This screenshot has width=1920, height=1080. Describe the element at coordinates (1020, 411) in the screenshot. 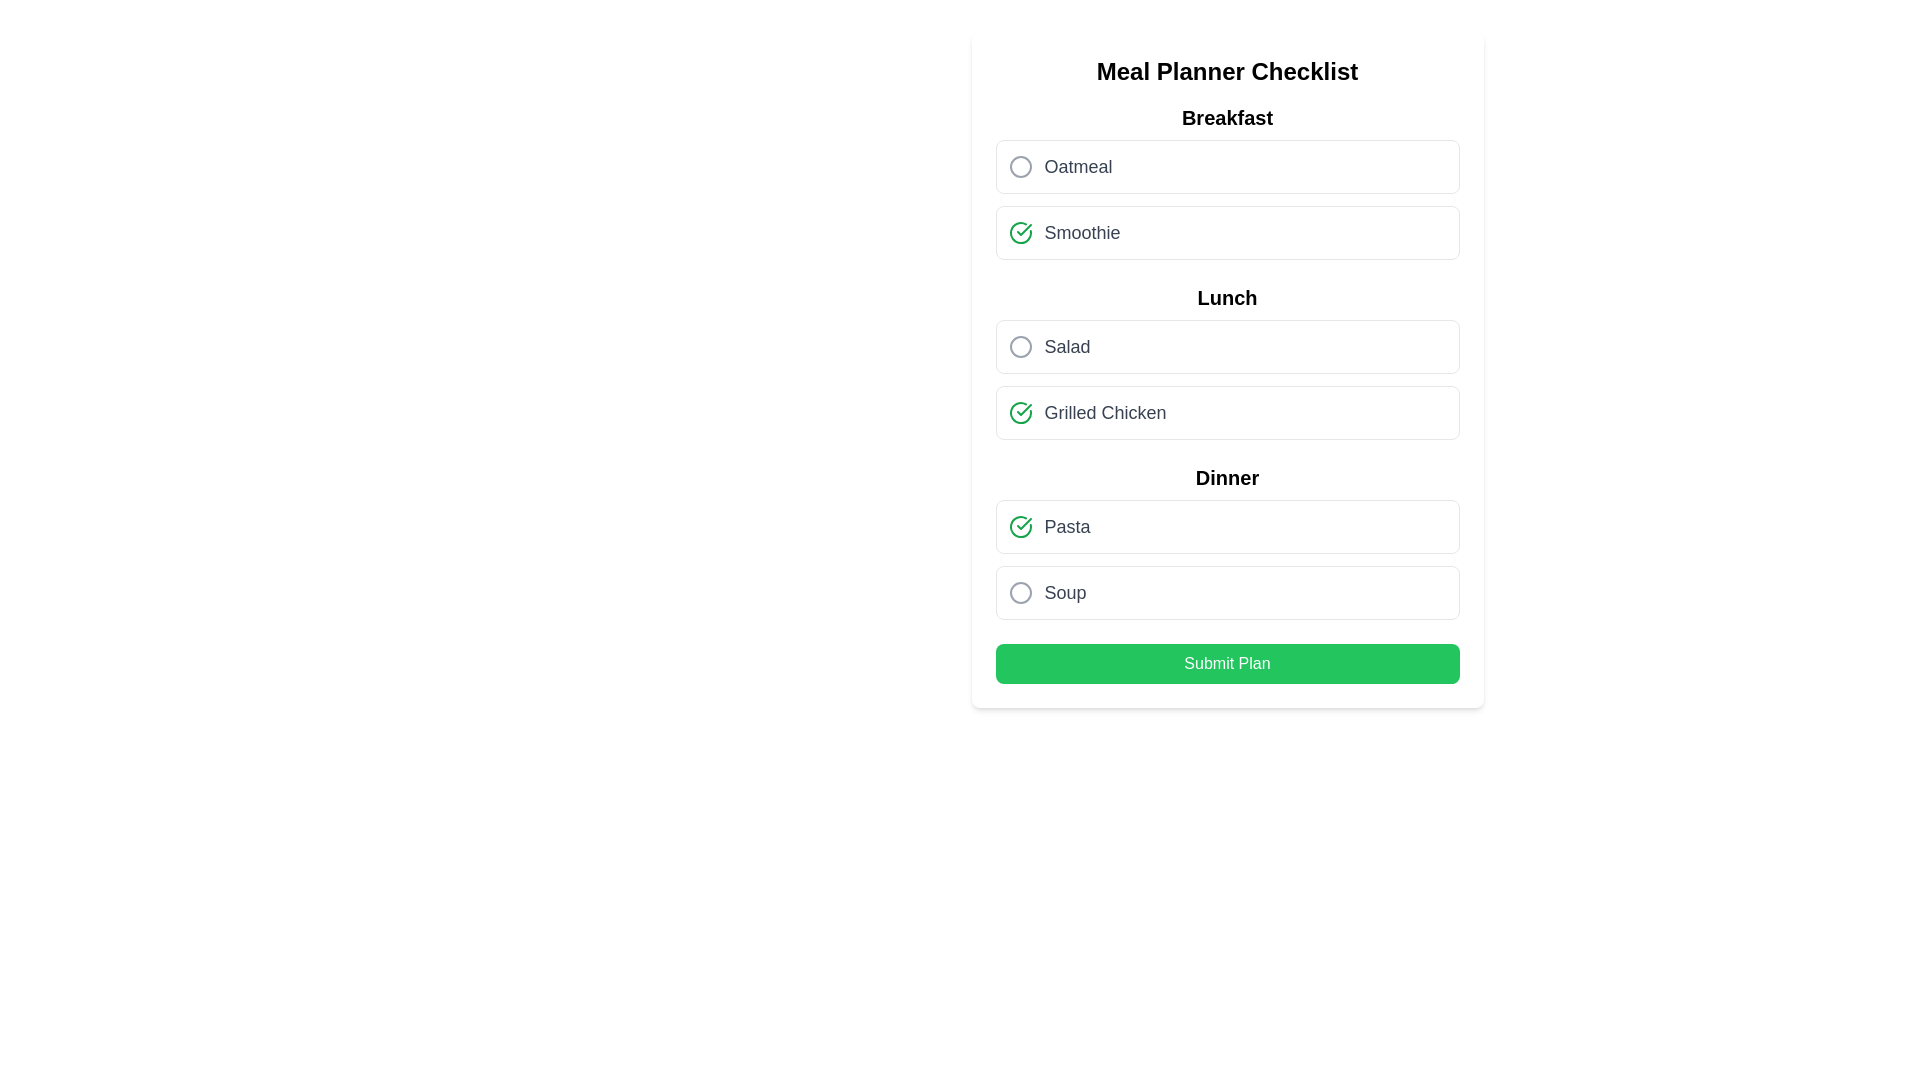

I see `the green check mark icon representing confirmation, located to the left of the 'Grilled Chicken' text in the Lunch section of the checklist interface` at that location.